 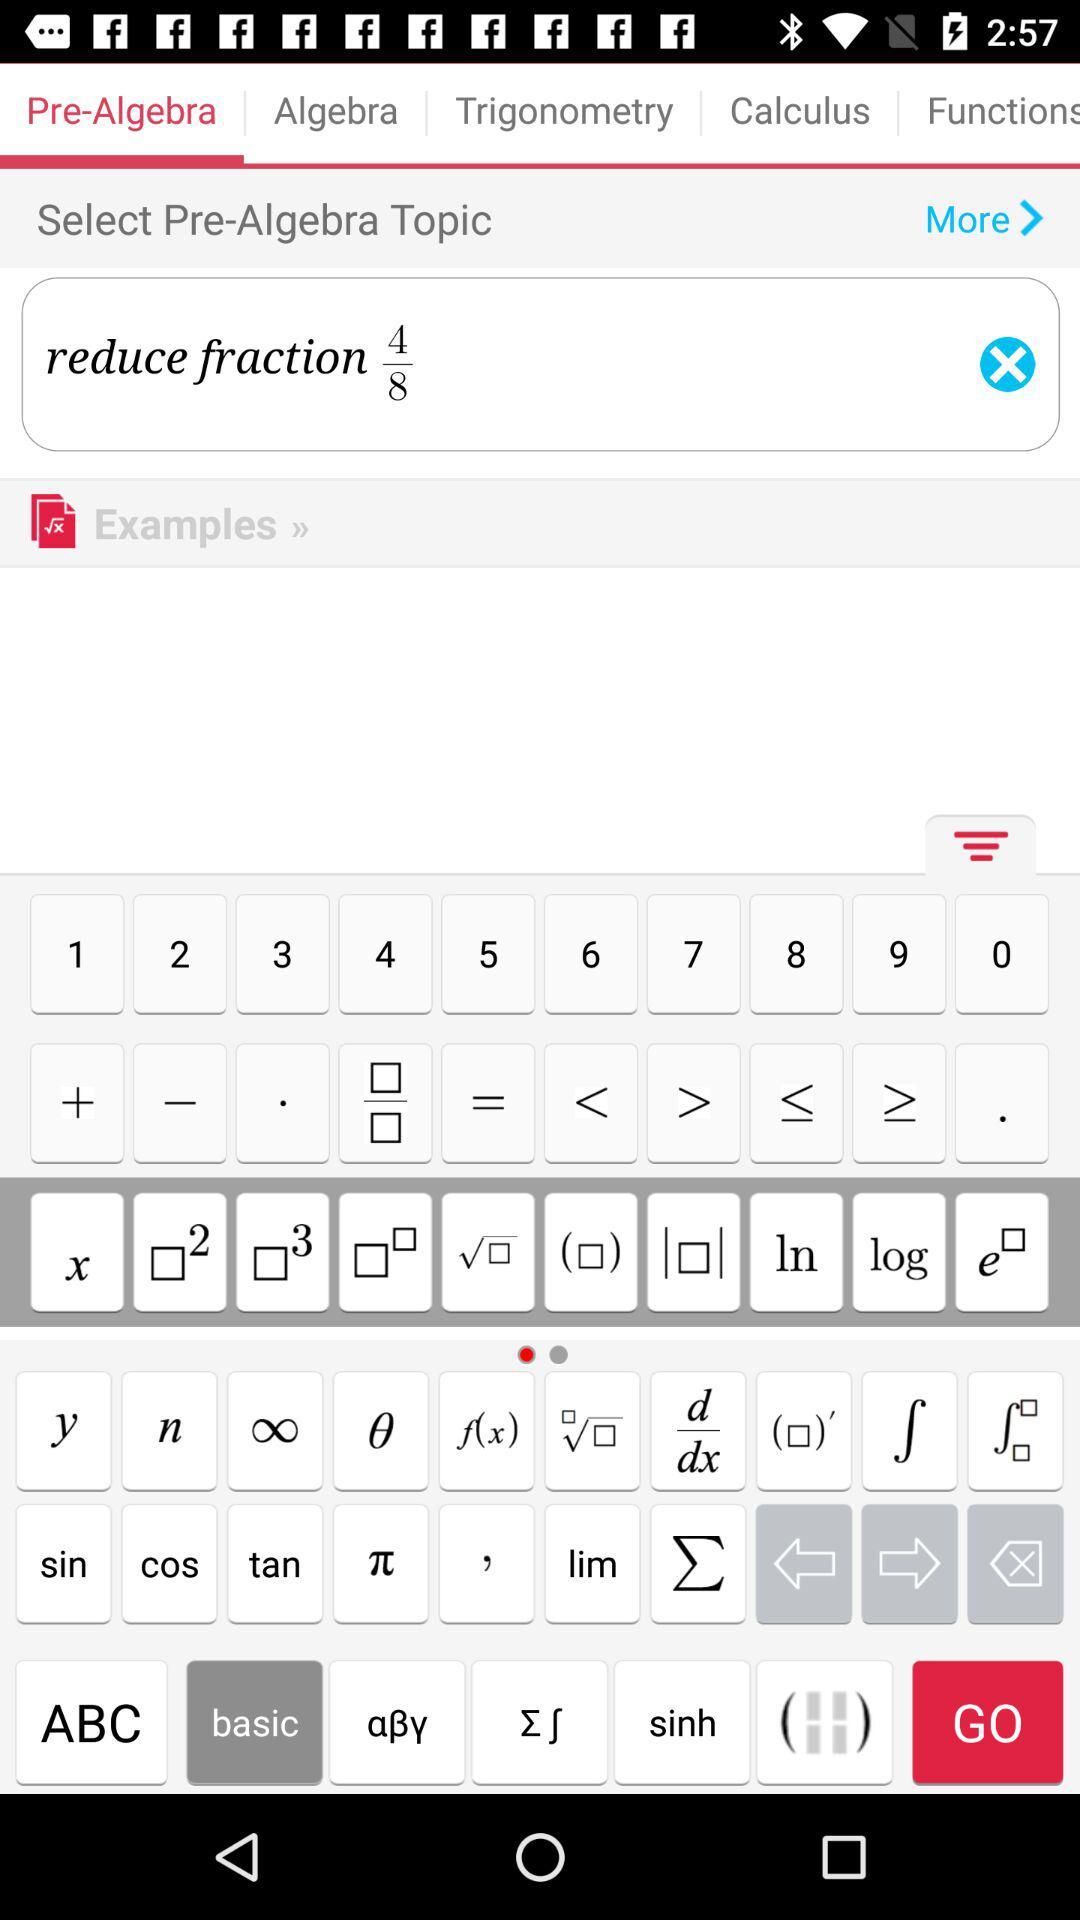 What do you see at coordinates (1002, 1251) in the screenshot?
I see `this button` at bounding box center [1002, 1251].